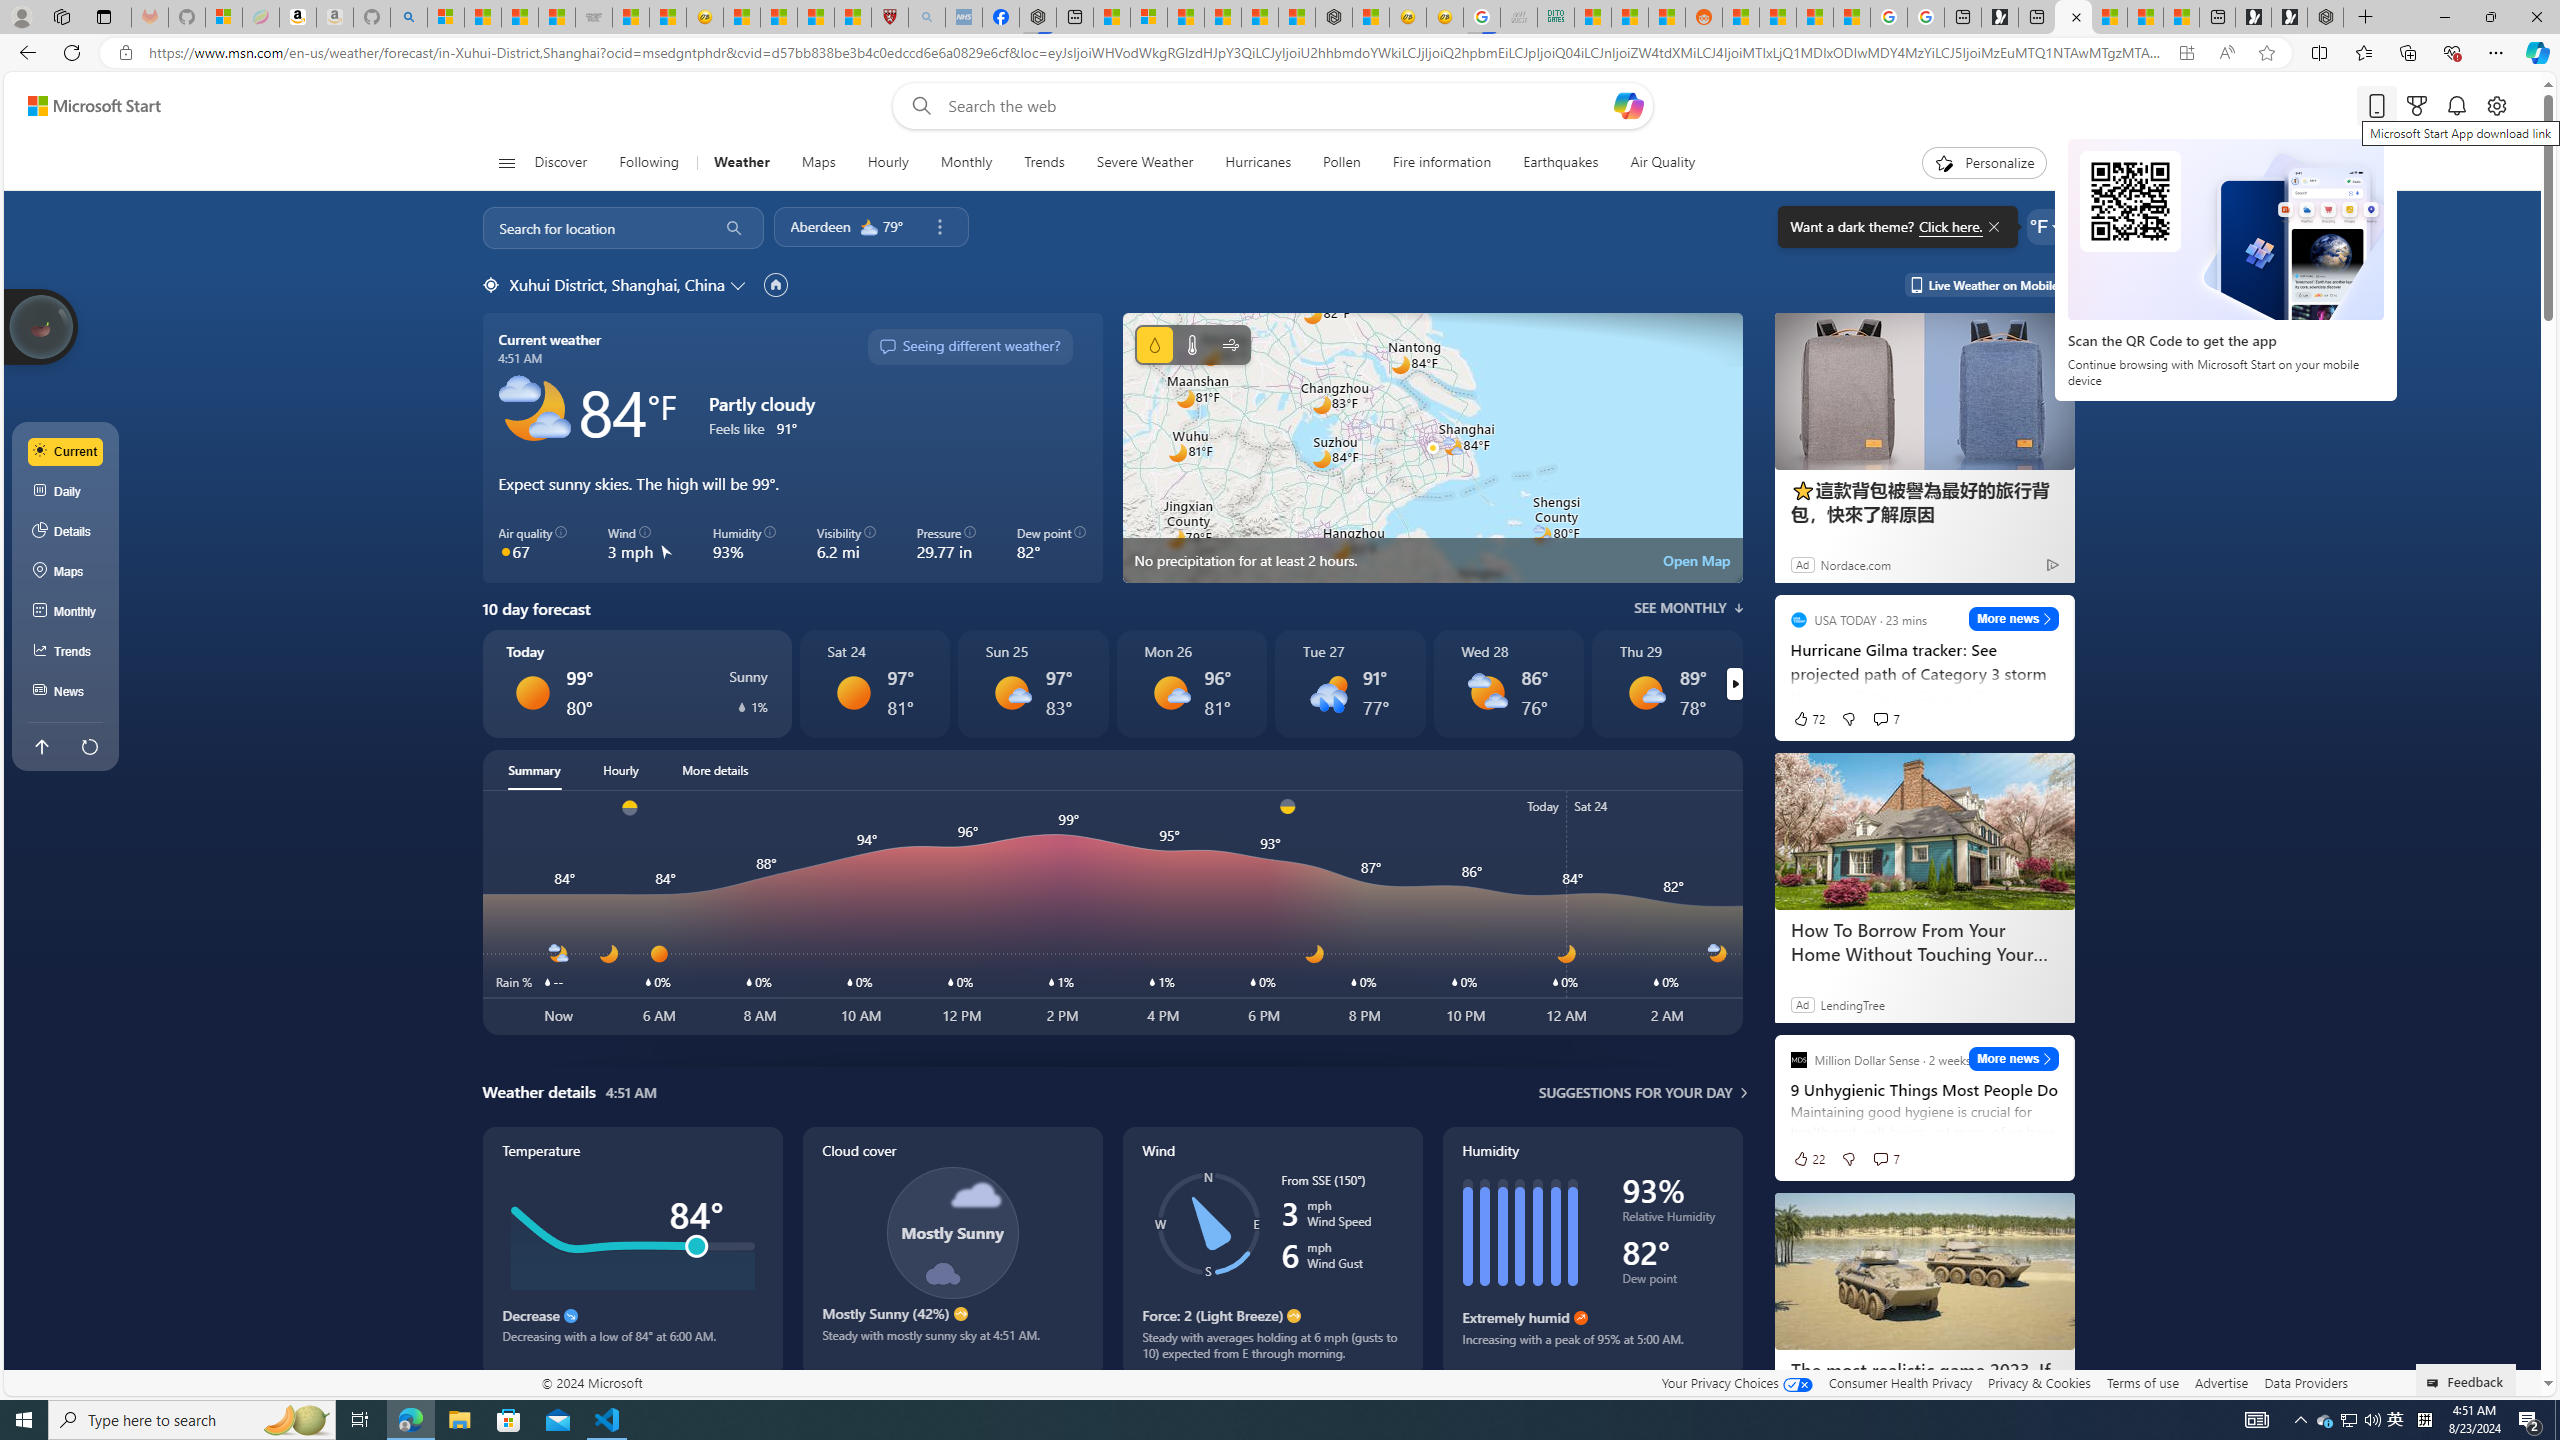 The width and height of the screenshot is (2560, 1440). Describe the element at coordinates (1257, 162) in the screenshot. I see `'Hurricanes'` at that location.